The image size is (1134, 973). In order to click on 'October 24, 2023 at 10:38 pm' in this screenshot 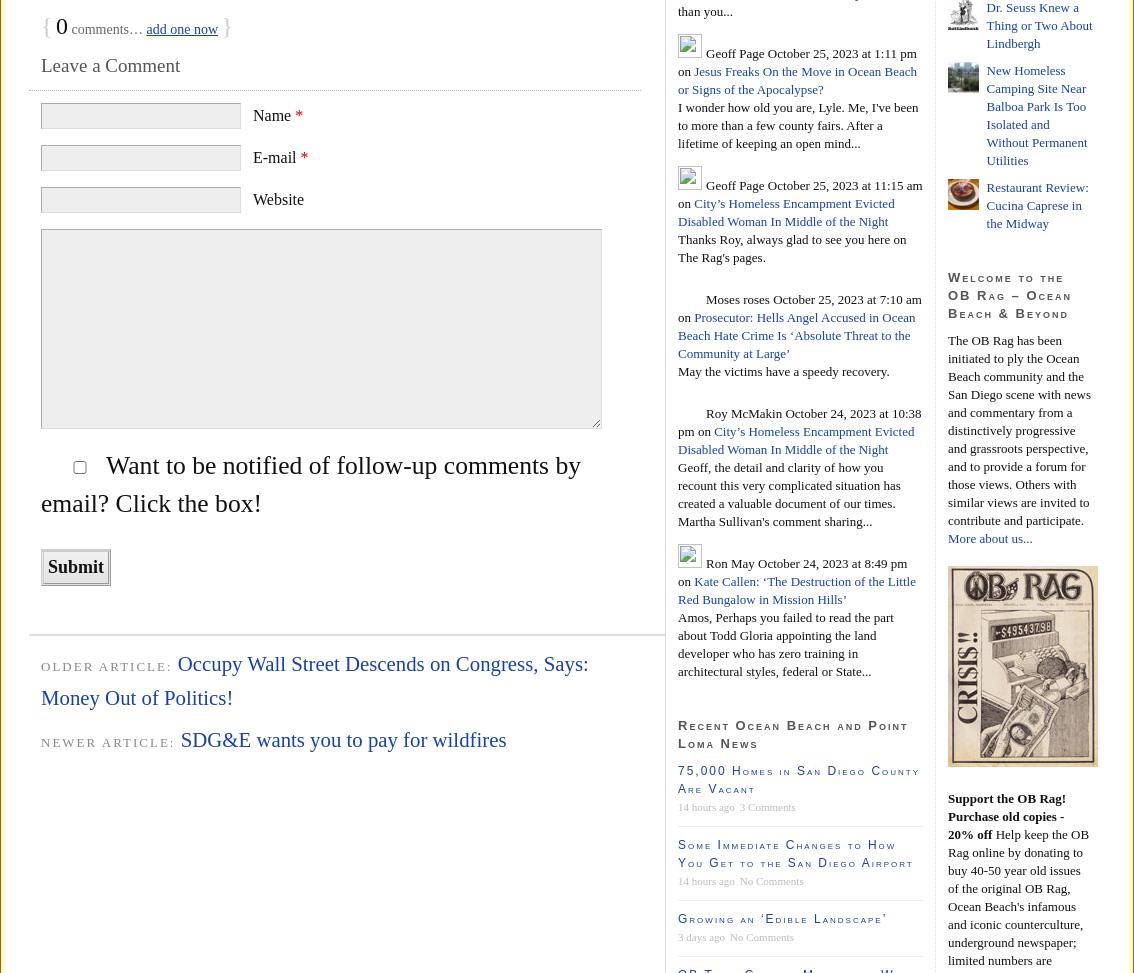, I will do `click(799, 421)`.